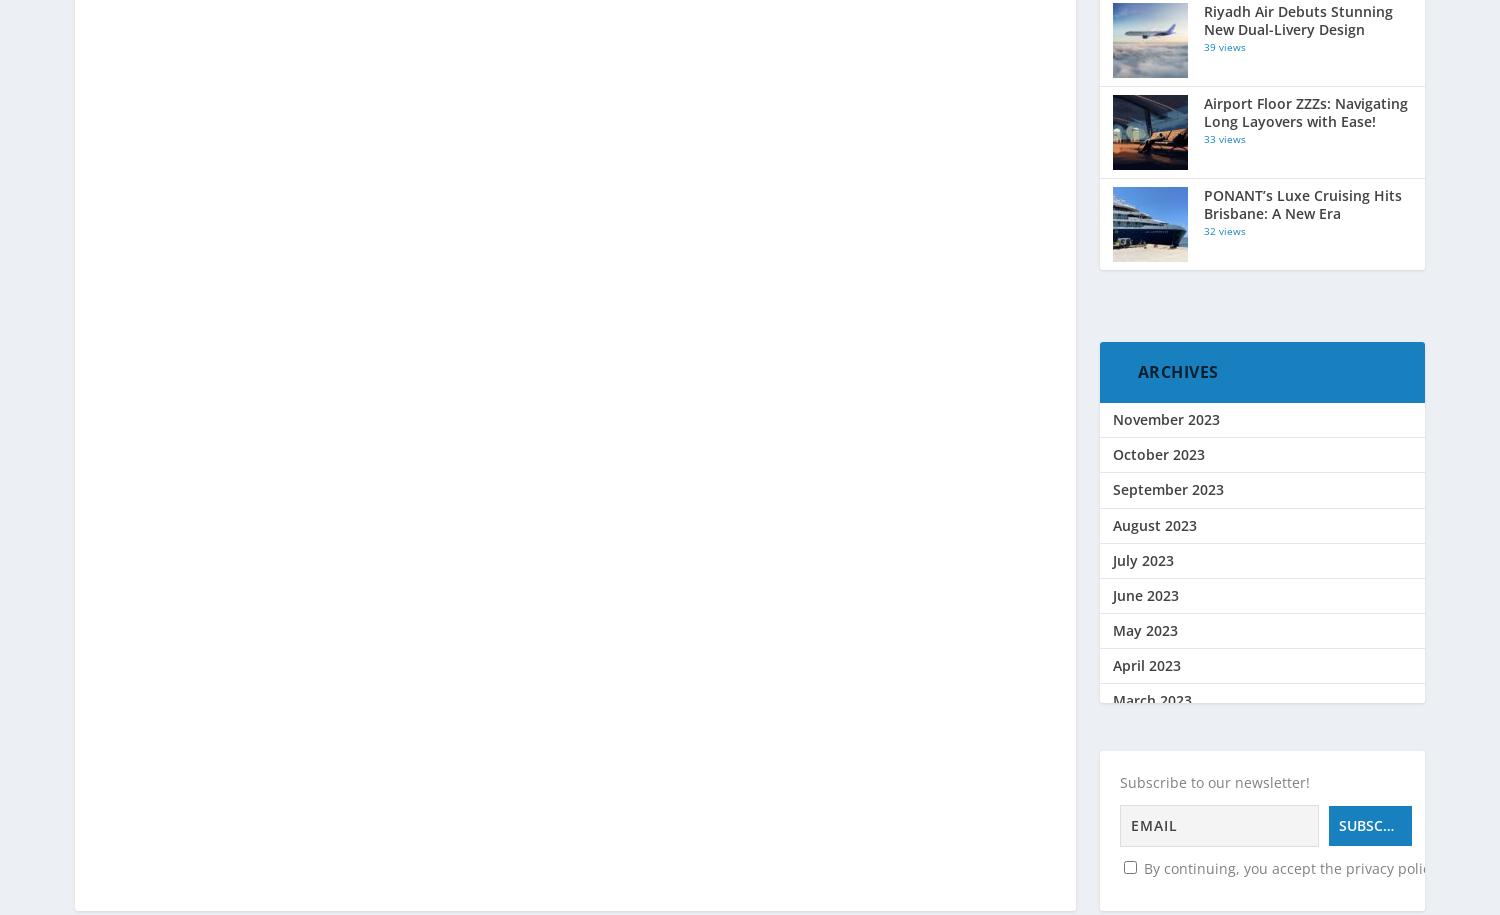  What do you see at coordinates (1110, 735) in the screenshot?
I see `'February 2023'` at bounding box center [1110, 735].